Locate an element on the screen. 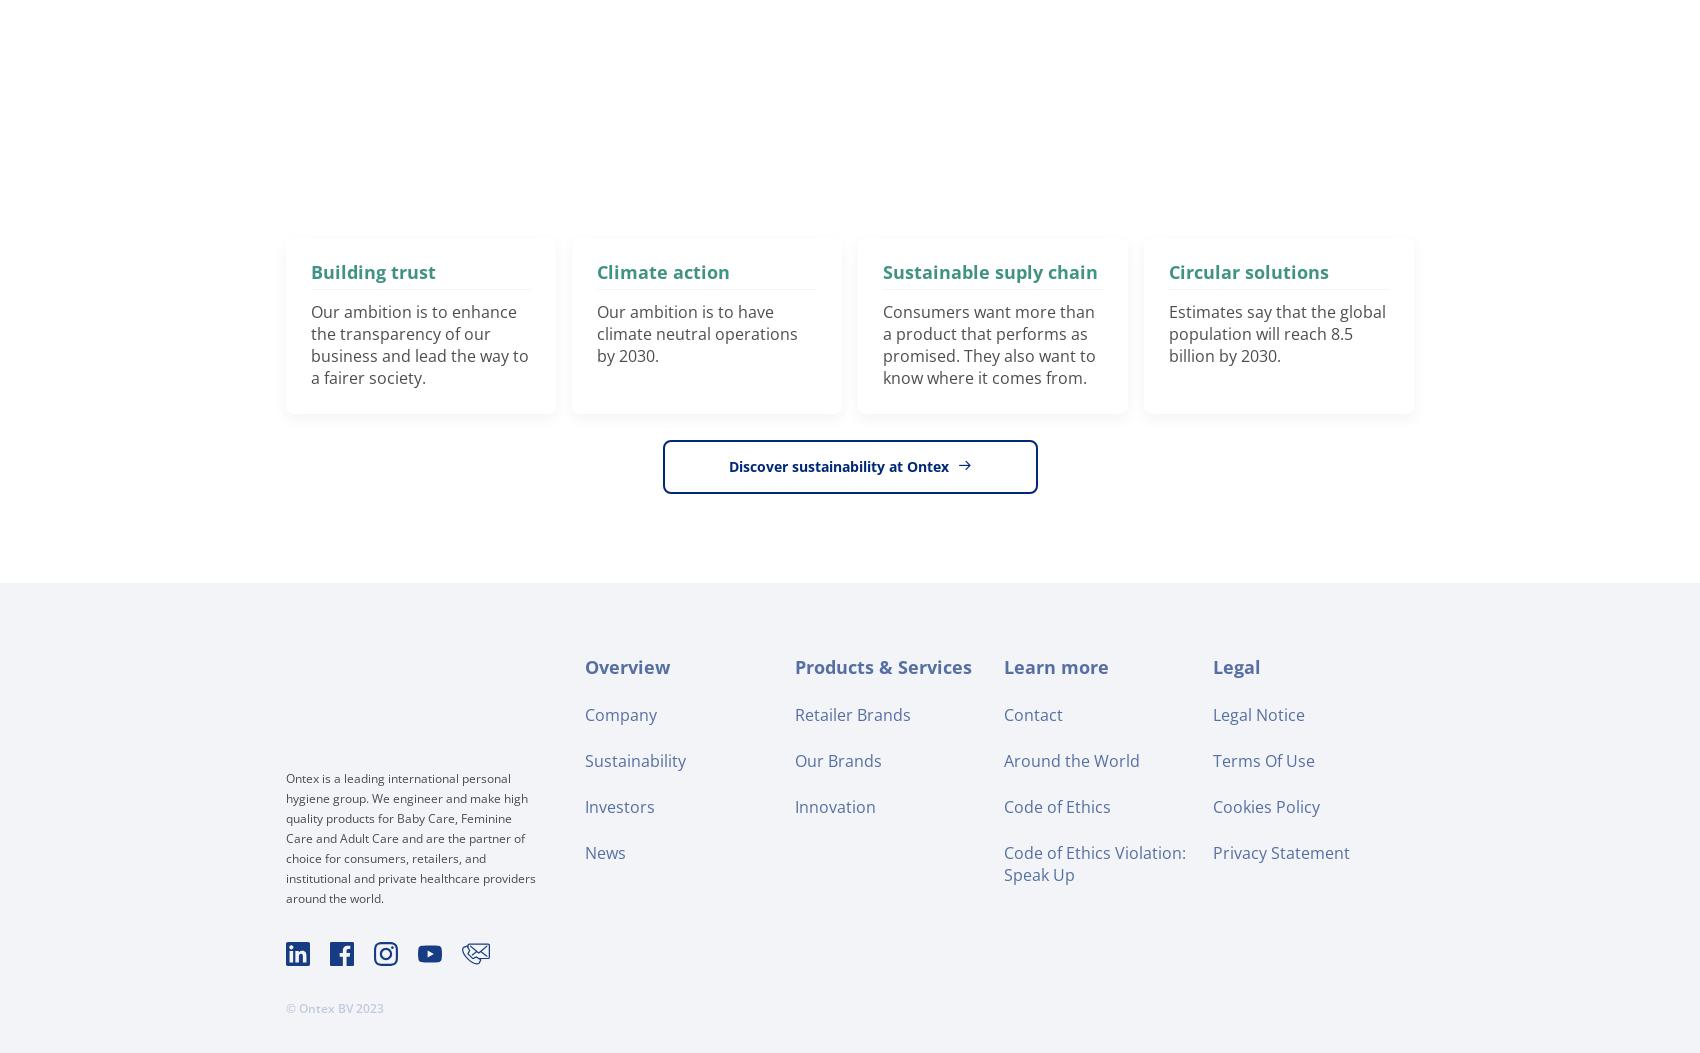  'positive impact' is located at coordinates (395, 118).